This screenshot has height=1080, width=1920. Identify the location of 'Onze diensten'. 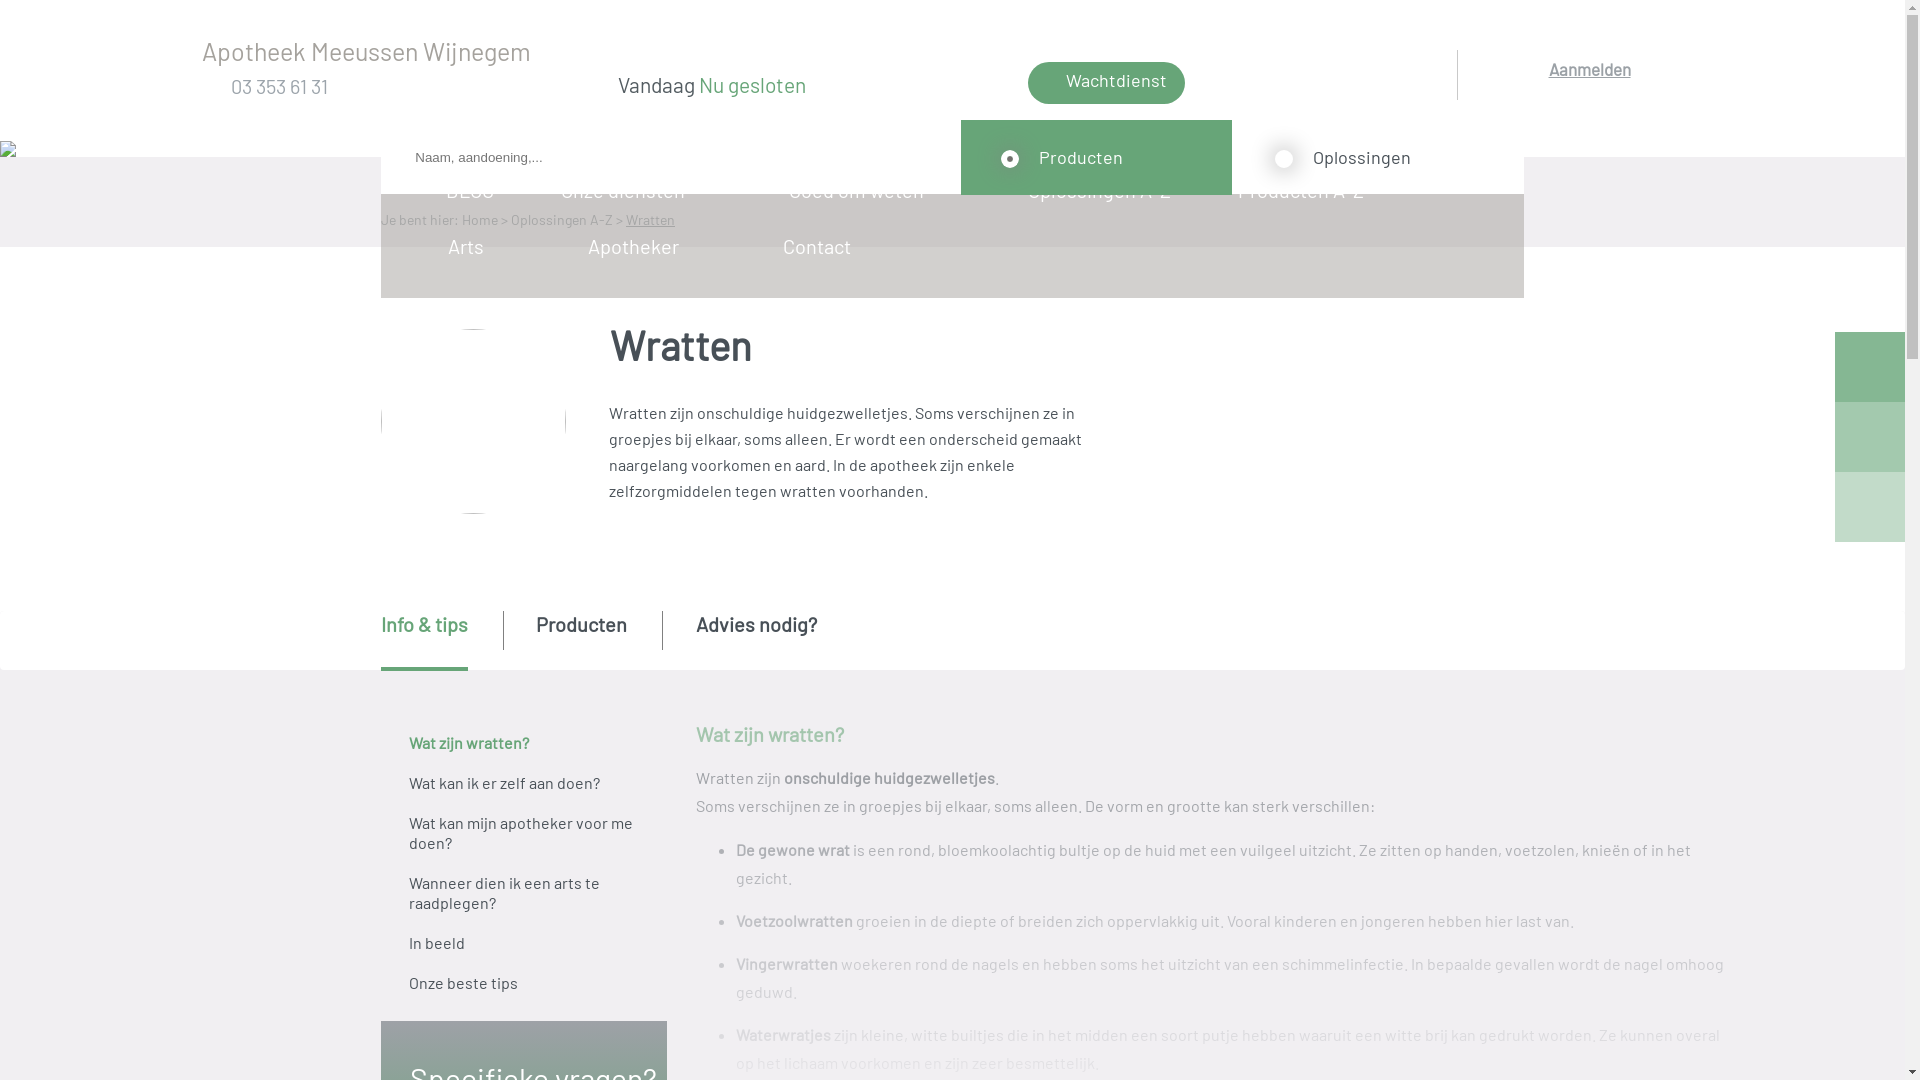
(628, 189).